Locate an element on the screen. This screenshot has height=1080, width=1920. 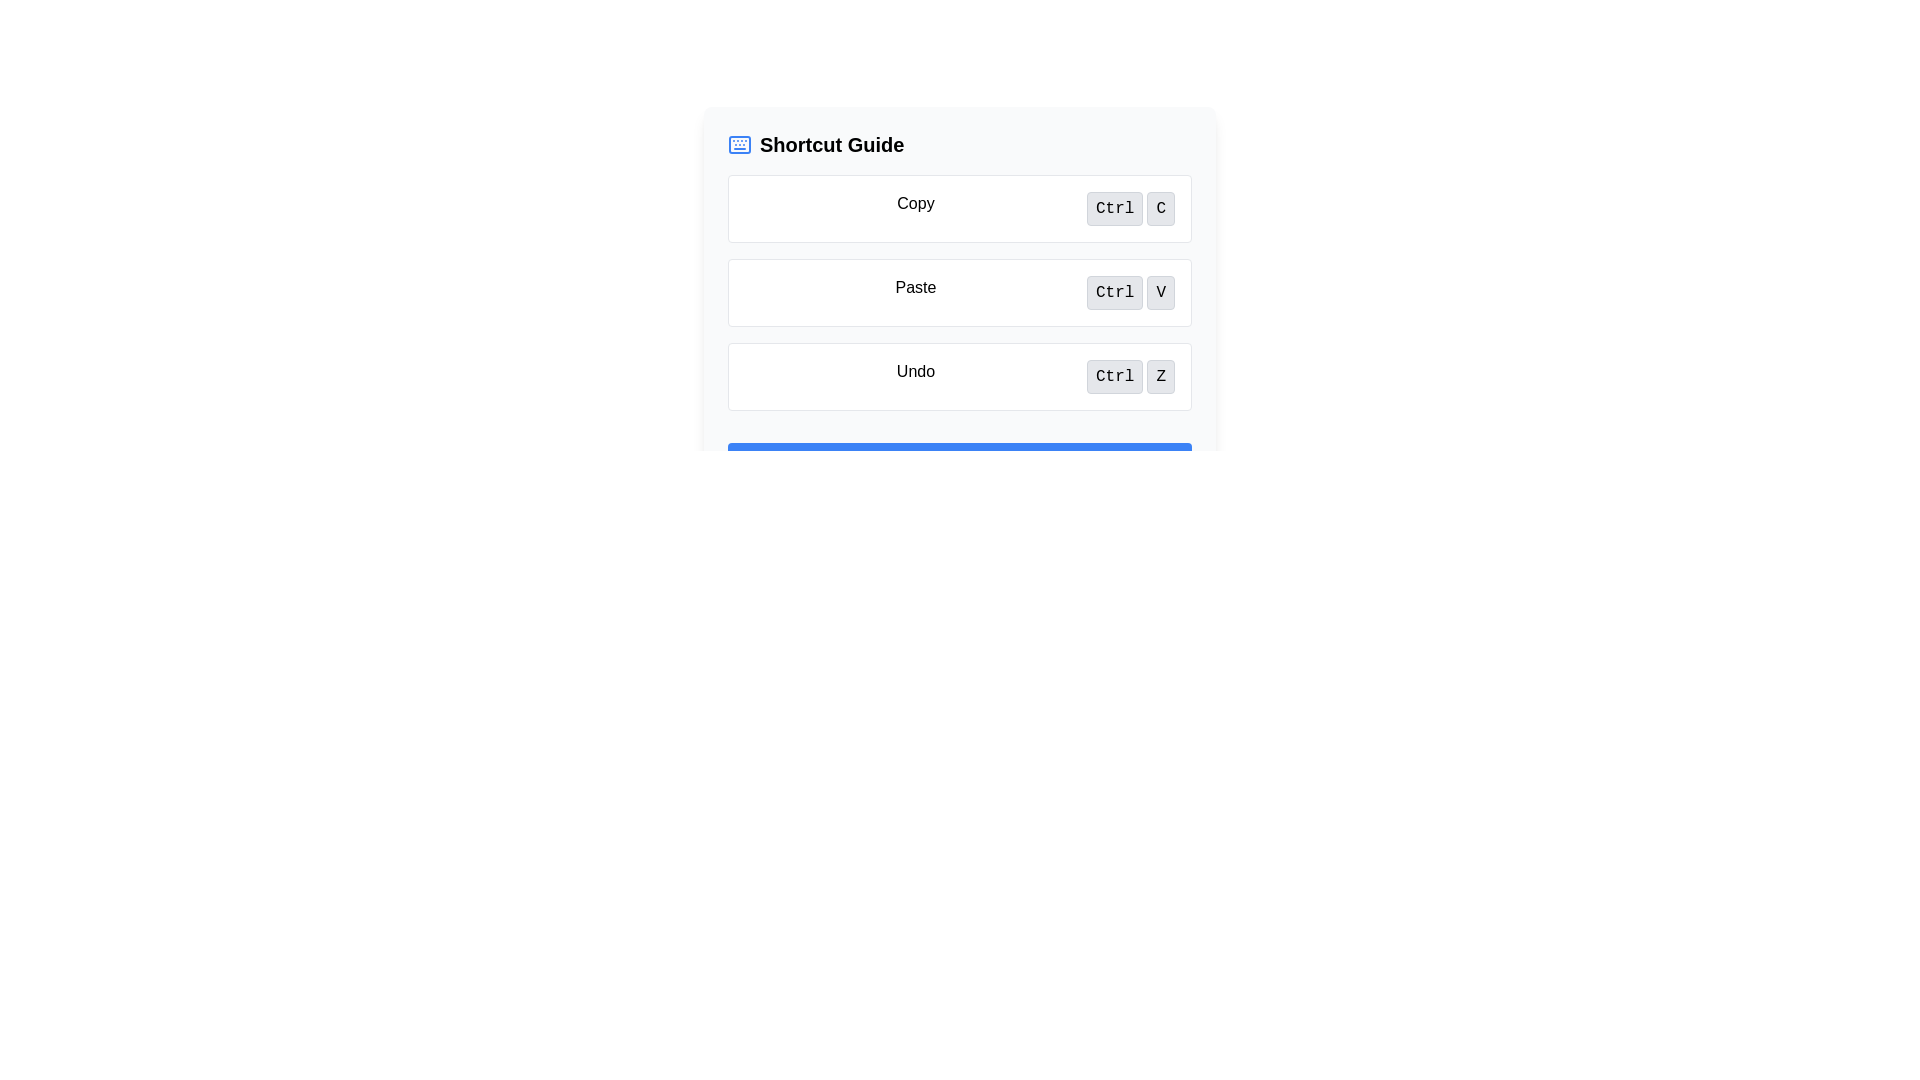
displayed keyboard shortcut 'Ctrl Z' which is shown in a light gray background with rounded corners, located beneath 'Copy' and 'Paste' and right-aligned in its row is located at coordinates (1131, 377).